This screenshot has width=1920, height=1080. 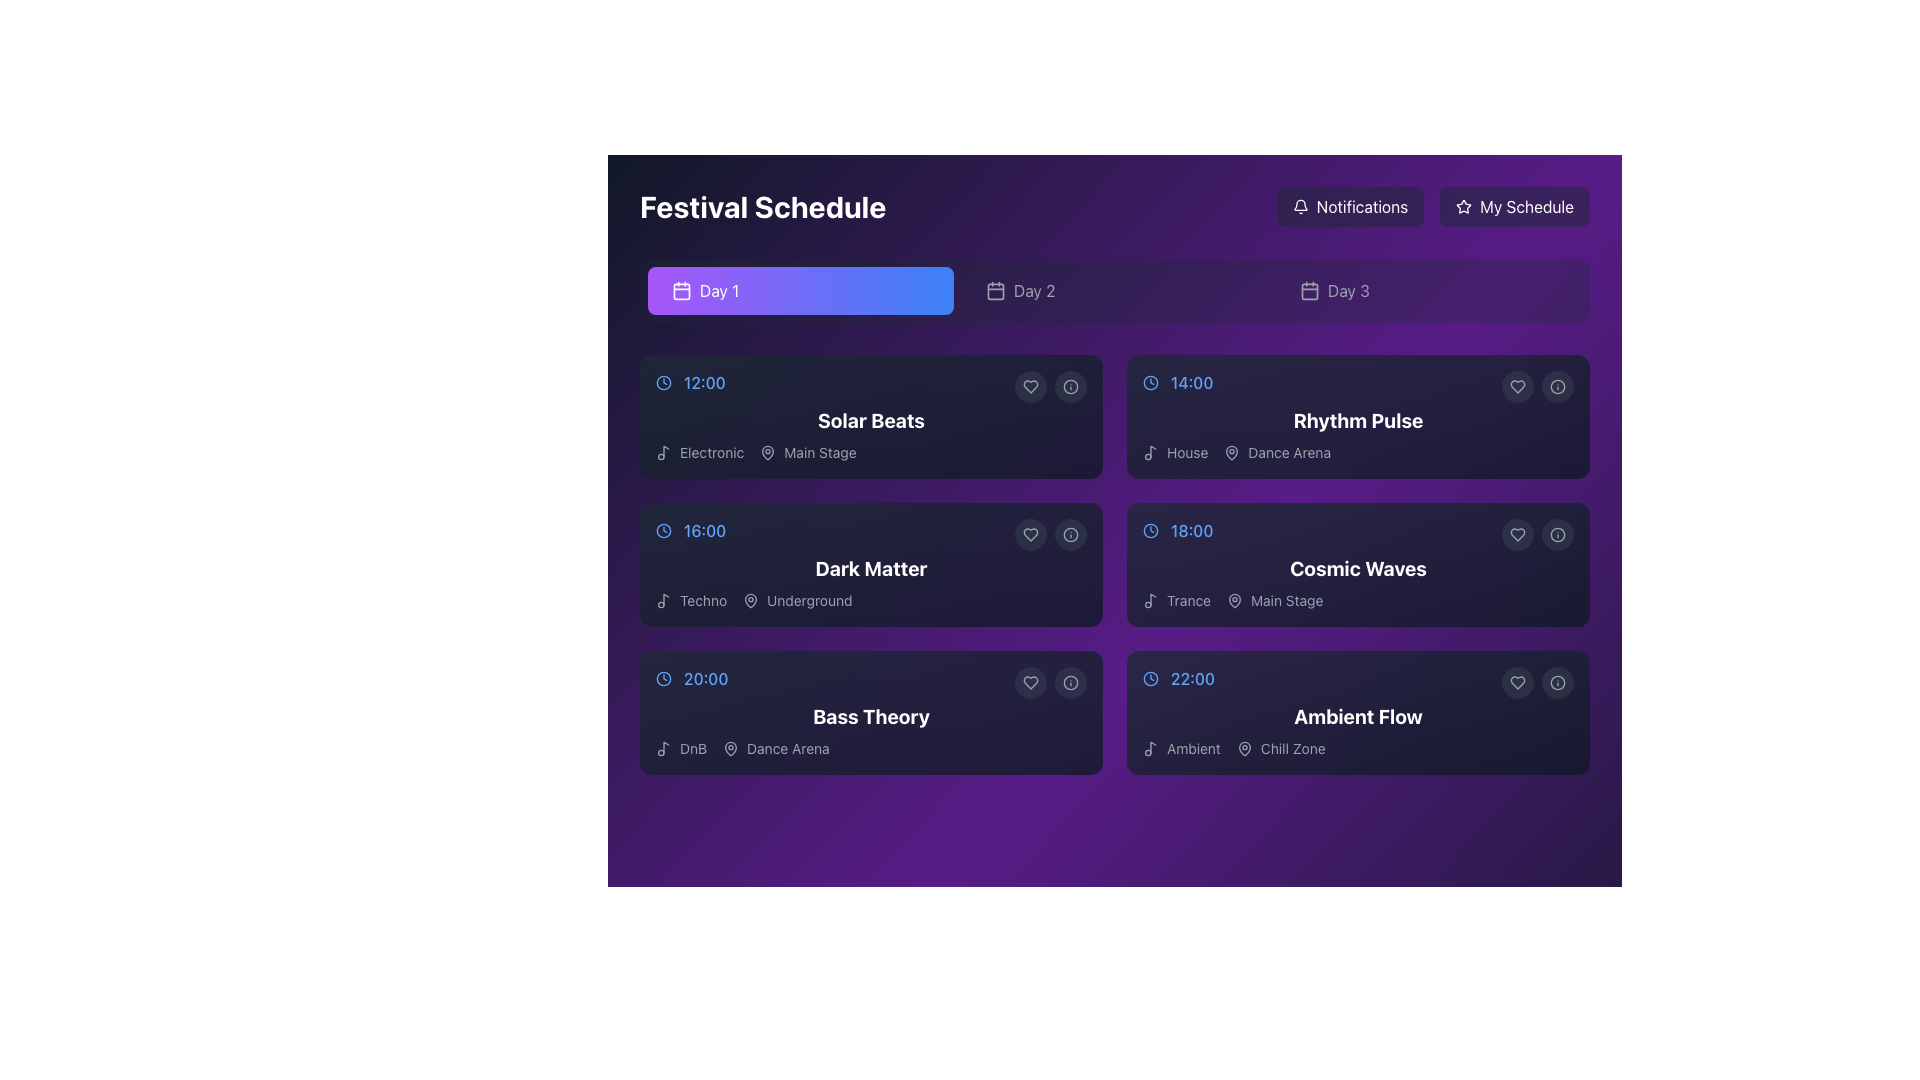 I want to click on the heart icon embedded within the circular button in the top-right corner of the 'Solar Beats' schedule box, so click(x=1031, y=386).